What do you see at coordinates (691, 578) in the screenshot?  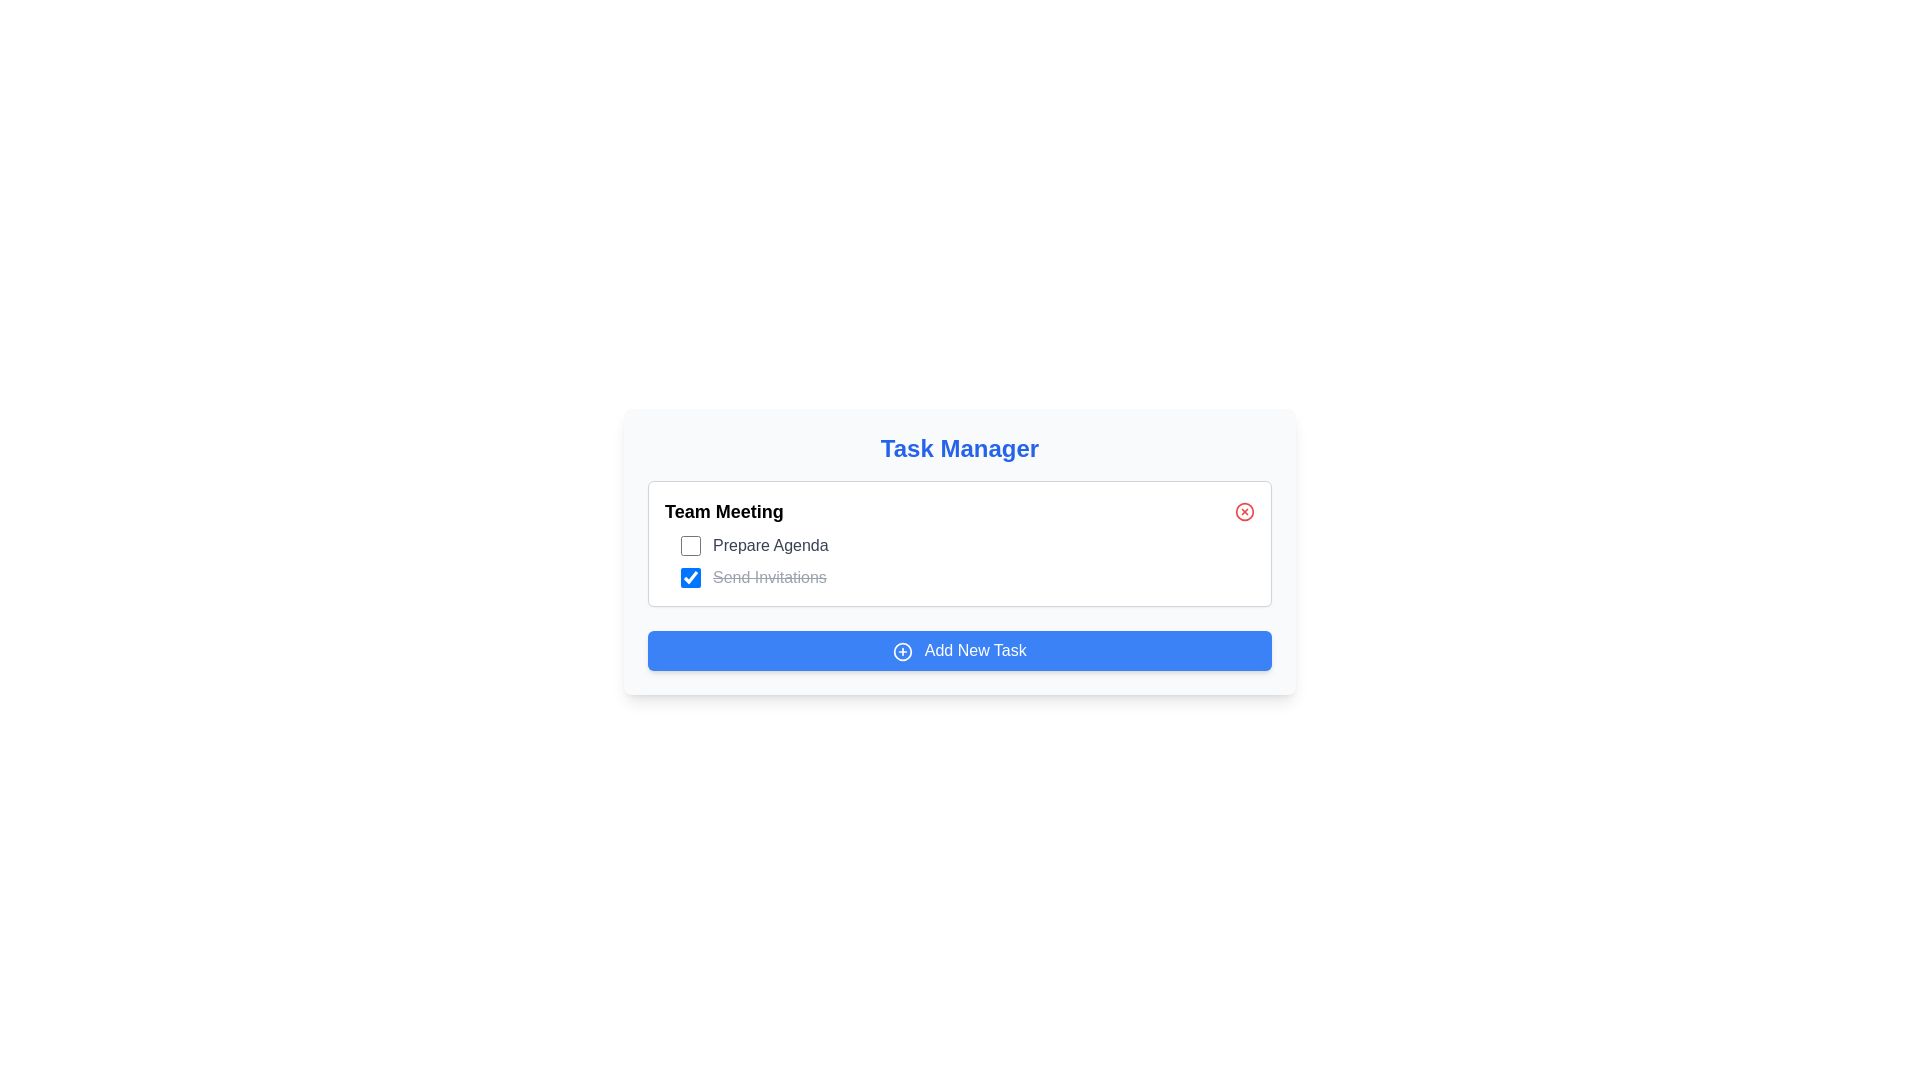 I see `the checkbox for the task 'Send Invitations' located in the second row under 'Team Meeting'` at bounding box center [691, 578].